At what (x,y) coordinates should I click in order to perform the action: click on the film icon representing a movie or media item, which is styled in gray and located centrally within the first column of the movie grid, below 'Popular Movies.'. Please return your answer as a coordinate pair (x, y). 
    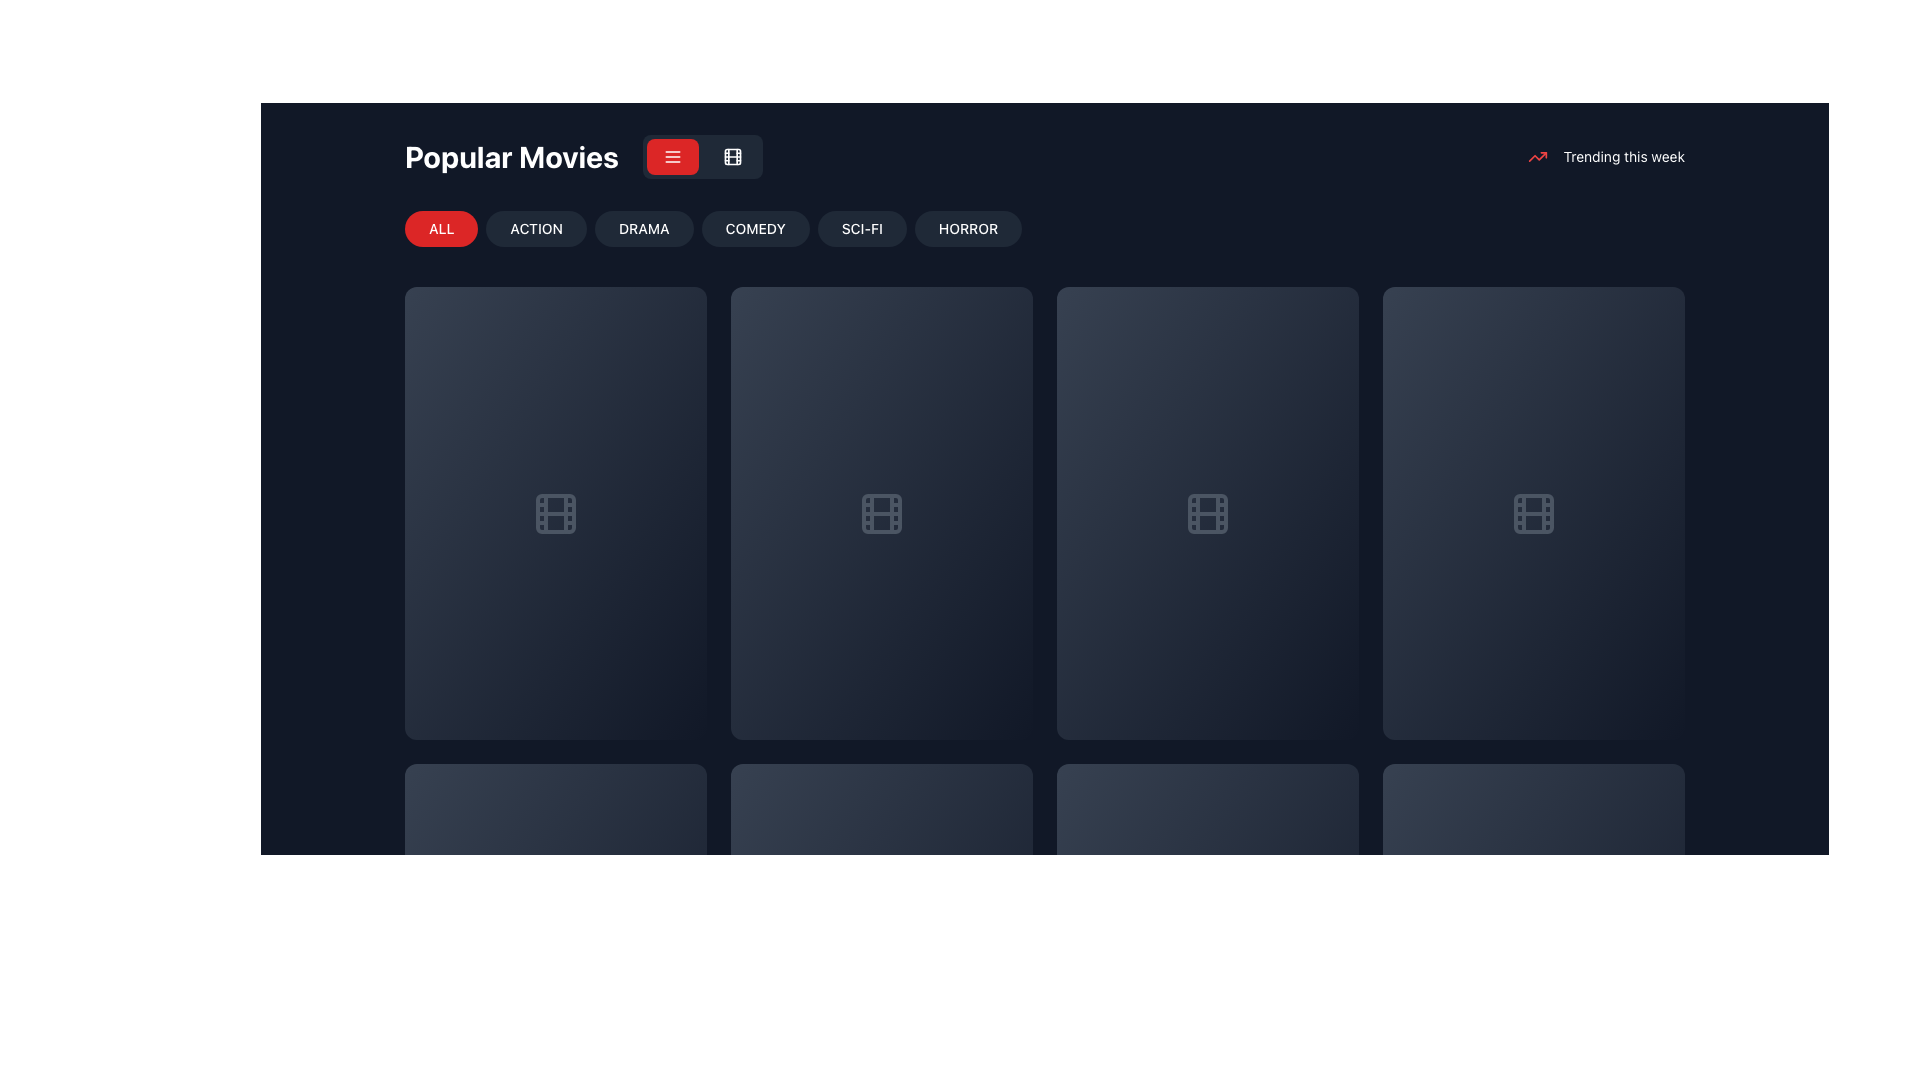
    Looking at the image, I should click on (556, 512).